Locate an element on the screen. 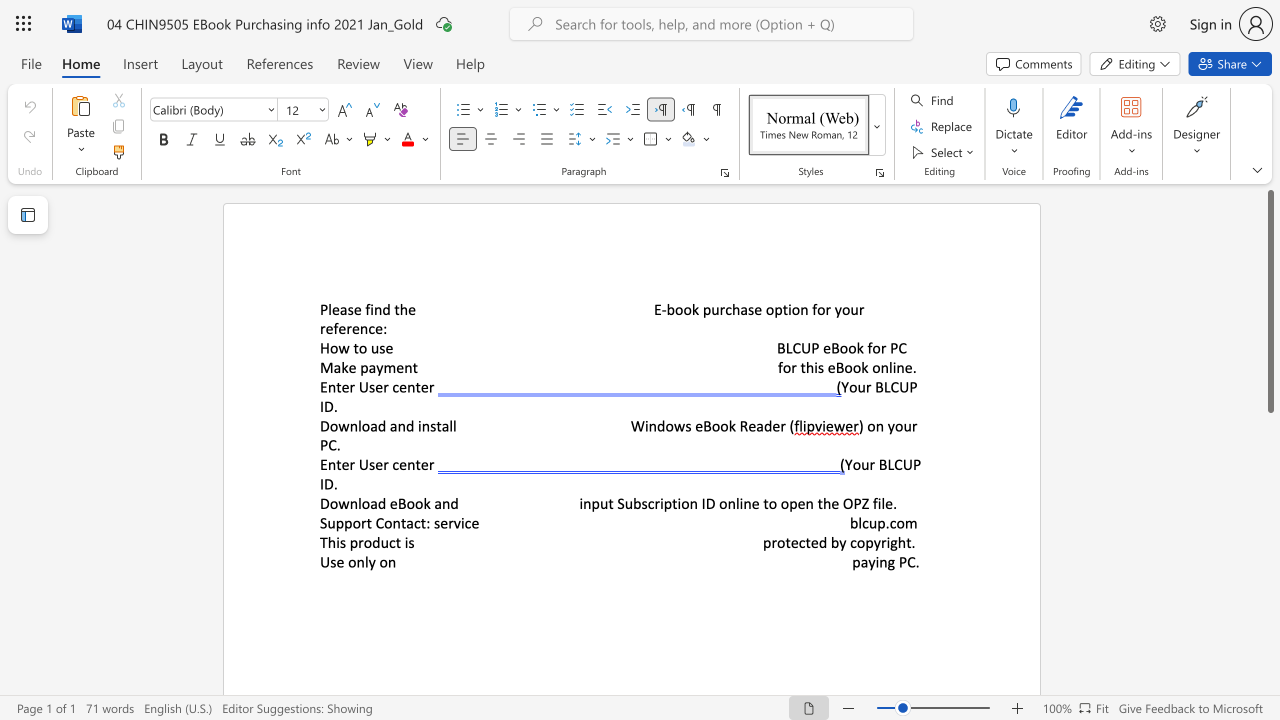 This screenshot has height=720, width=1280. the subset text "our" within the text ") on your PC." is located at coordinates (893, 425).